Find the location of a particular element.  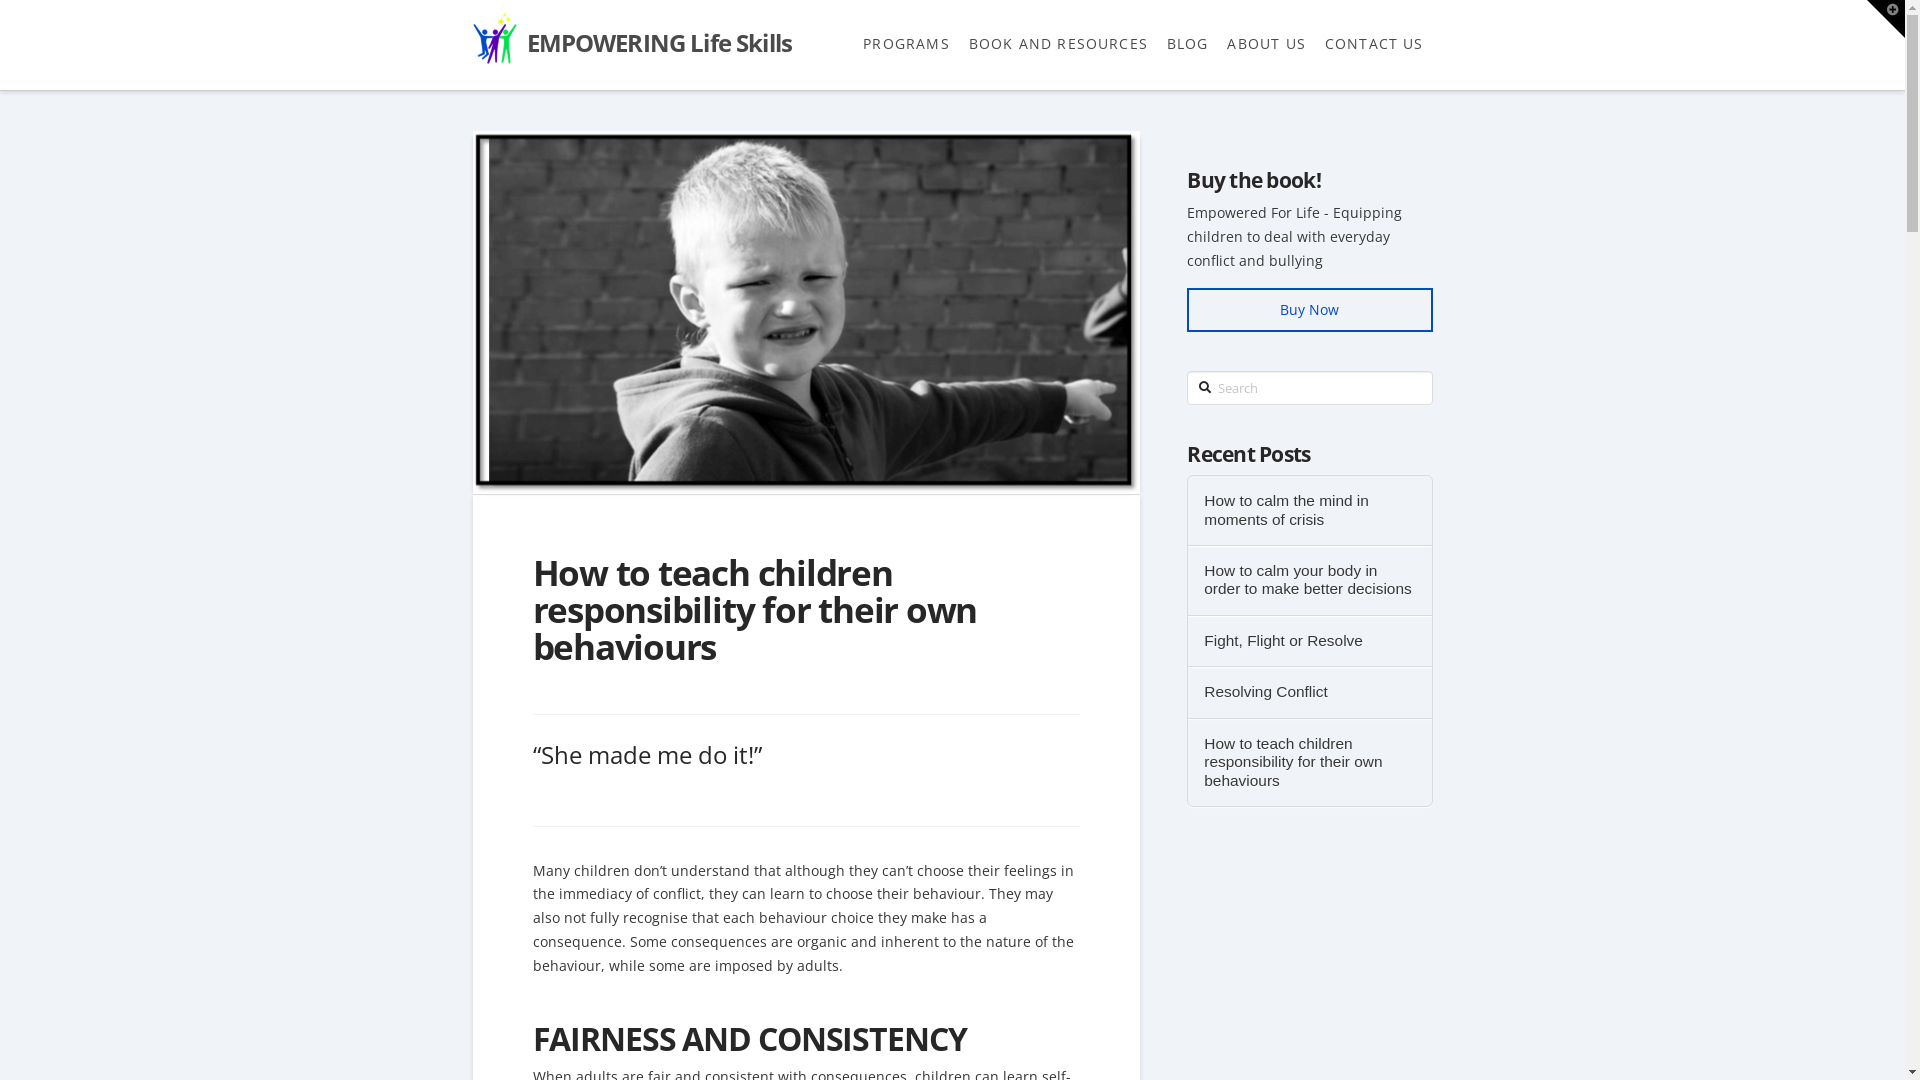

'How to calm the mind in moments of crisis' is located at coordinates (1309, 509).